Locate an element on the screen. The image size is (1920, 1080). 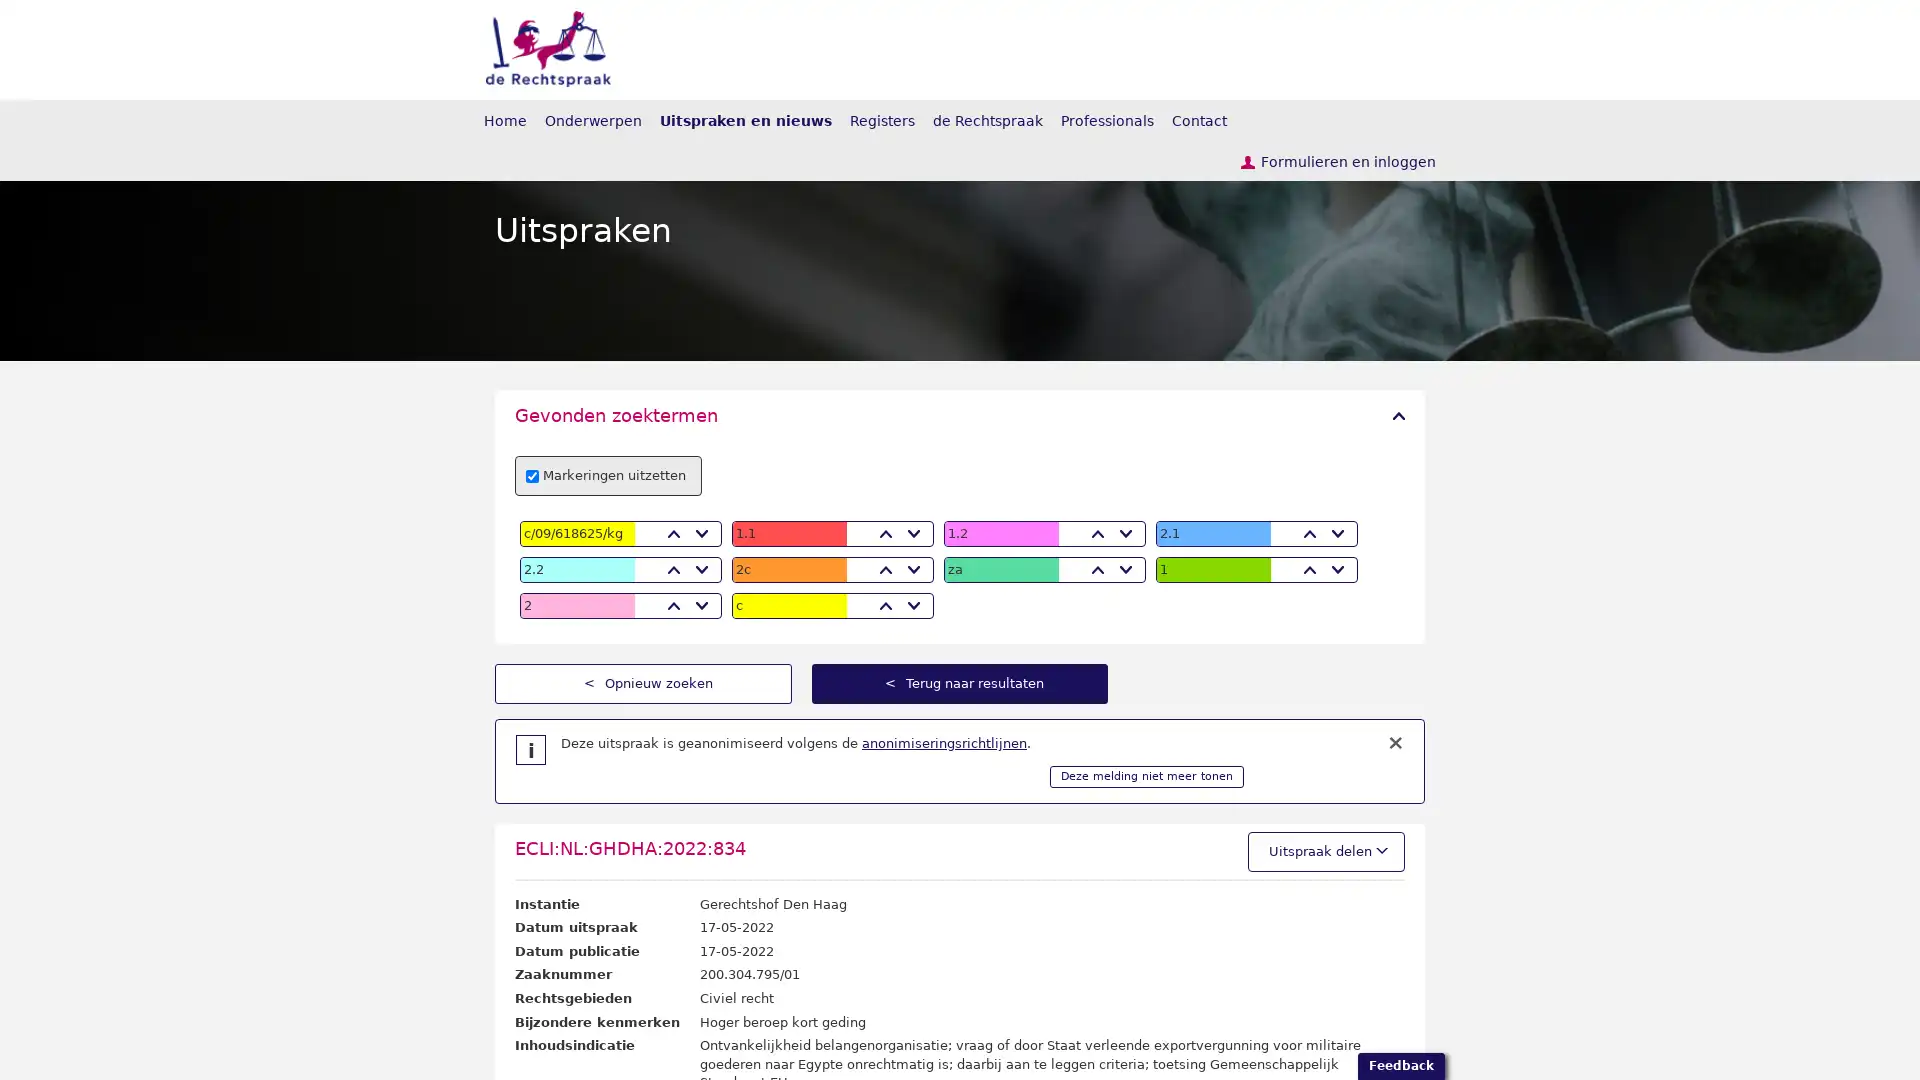
Vorige zoek term is located at coordinates (885, 569).